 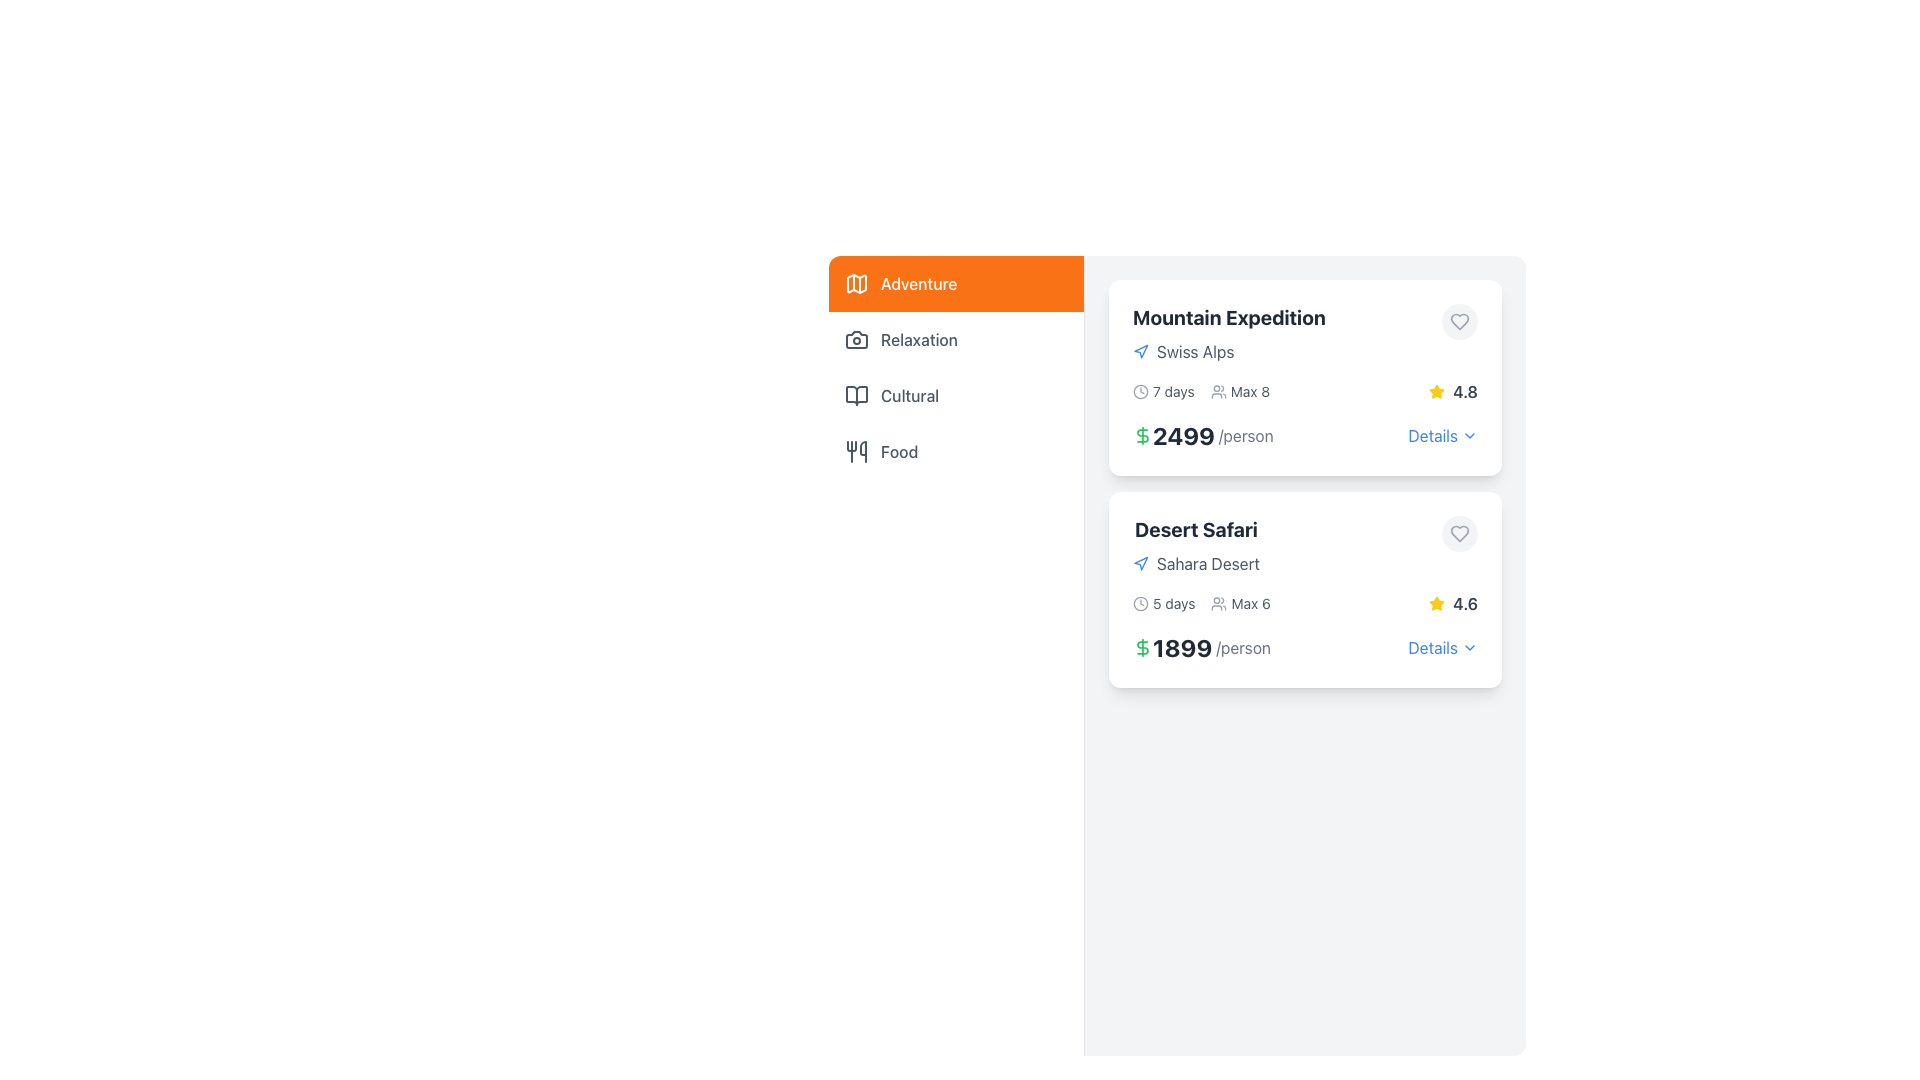 What do you see at coordinates (1202, 434) in the screenshot?
I see `text label conveying the cost per individual for the 'Mountain Expedition' activity, located in the upper section of the details panel on the right side of the page` at bounding box center [1202, 434].